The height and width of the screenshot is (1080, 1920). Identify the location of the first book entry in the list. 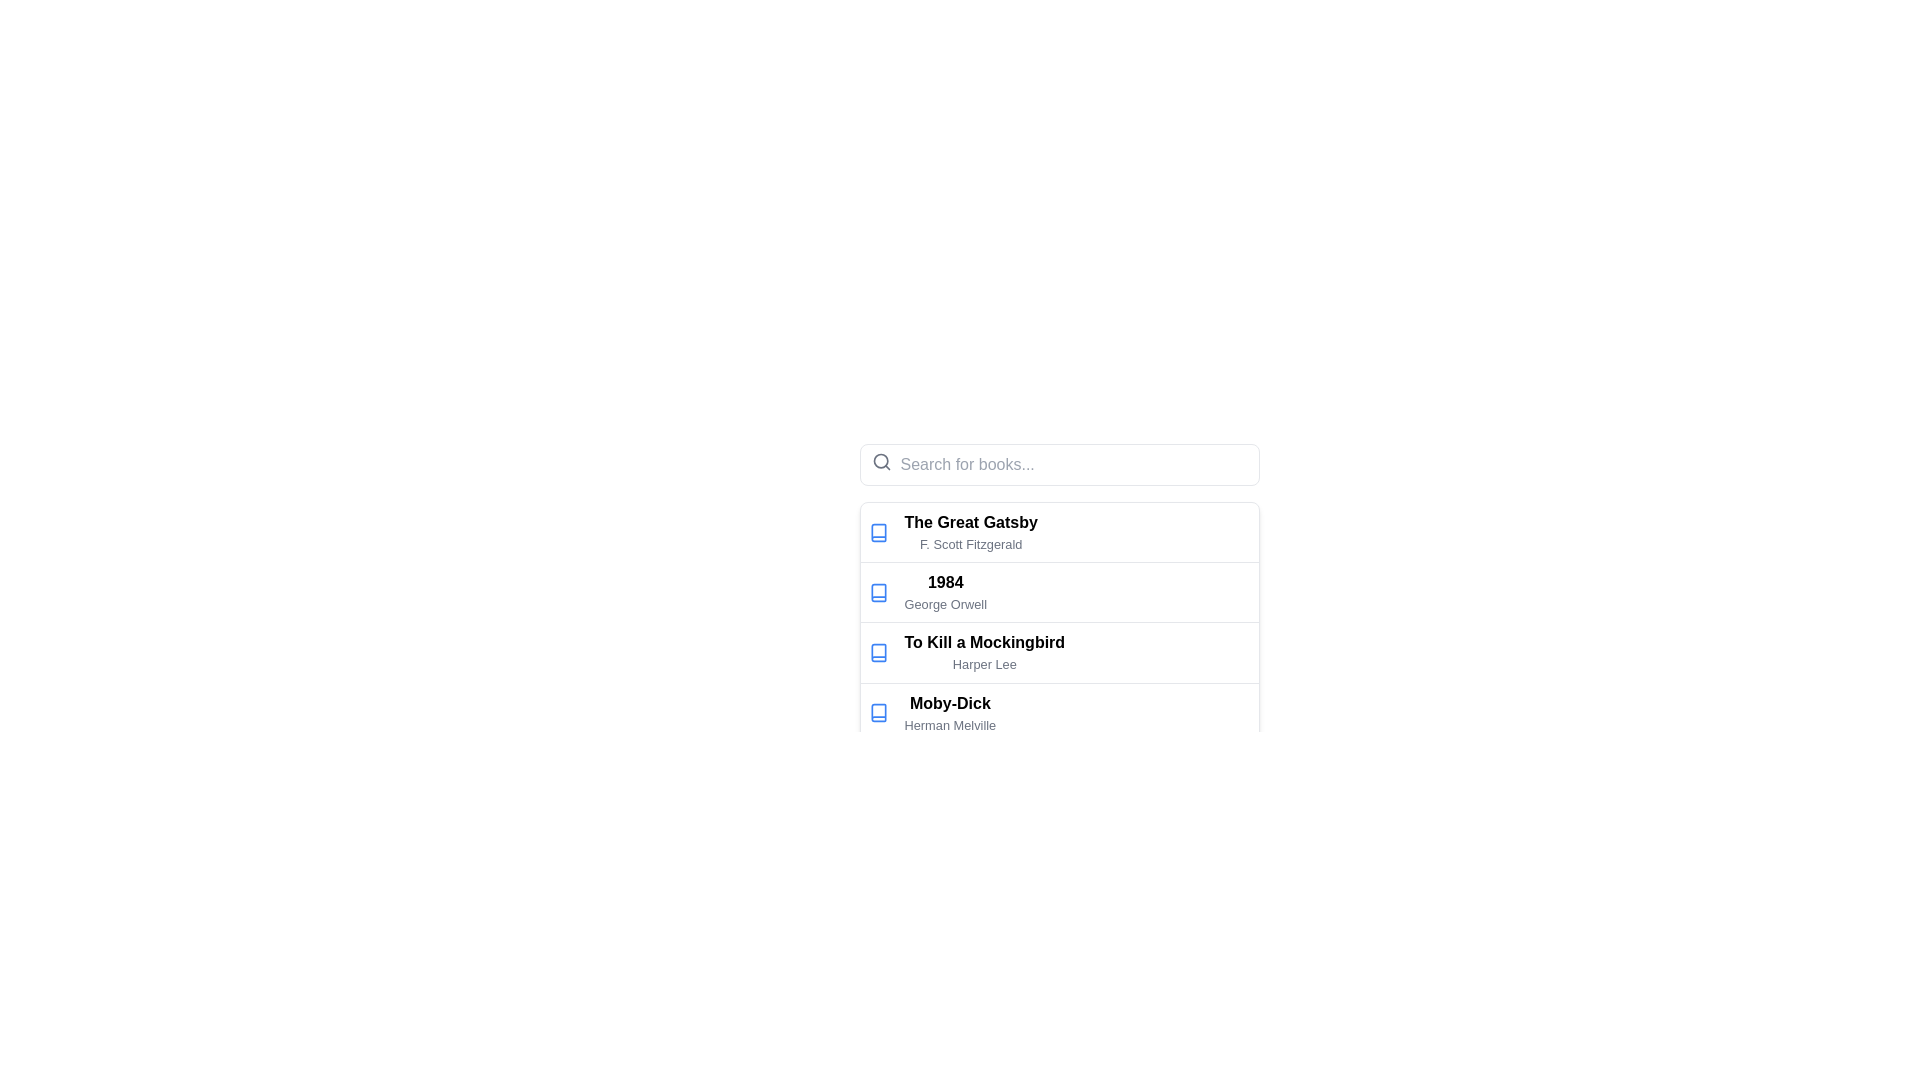
(1058, 531).